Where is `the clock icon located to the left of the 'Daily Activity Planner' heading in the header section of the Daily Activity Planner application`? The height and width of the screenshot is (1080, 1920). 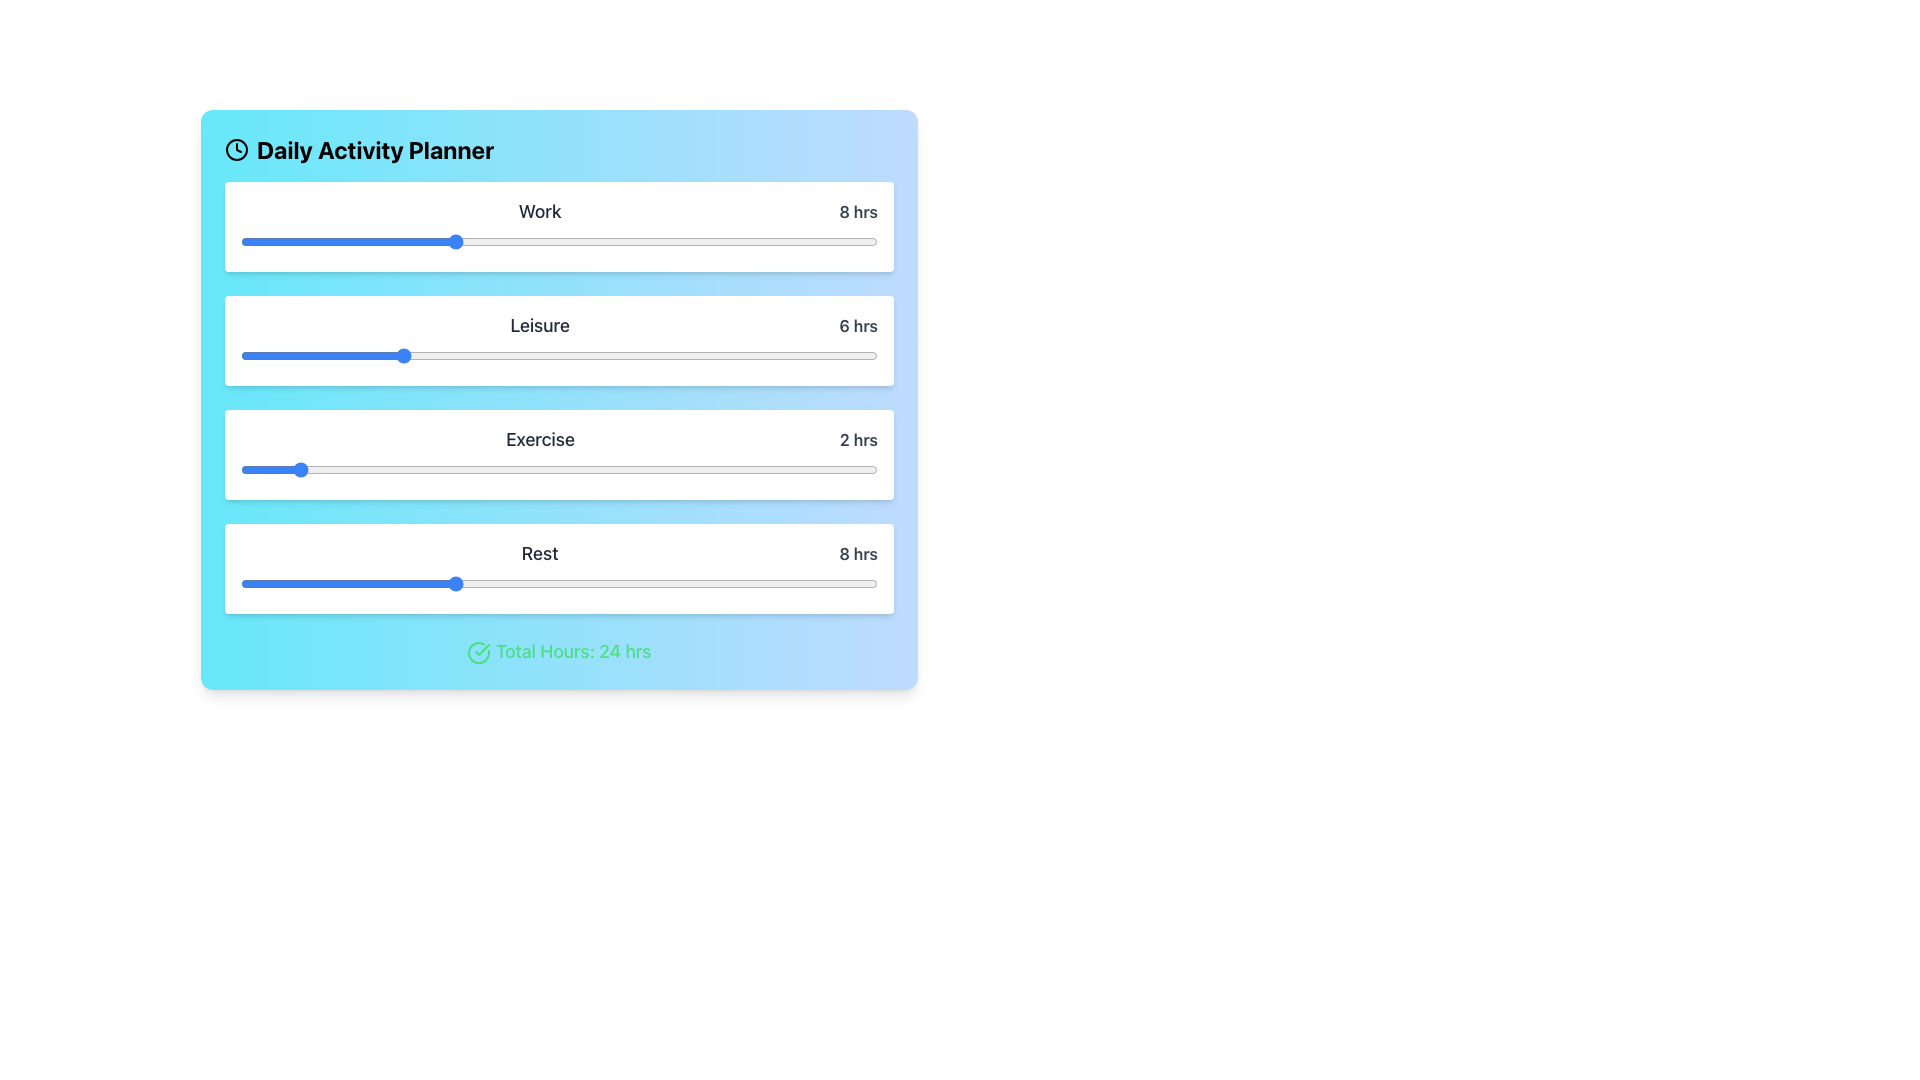
the clock icon located to the left of the 'Daily Activity Planner' heading in the header section of the Daily Activity Planner application is located at coordinates (236, 149).